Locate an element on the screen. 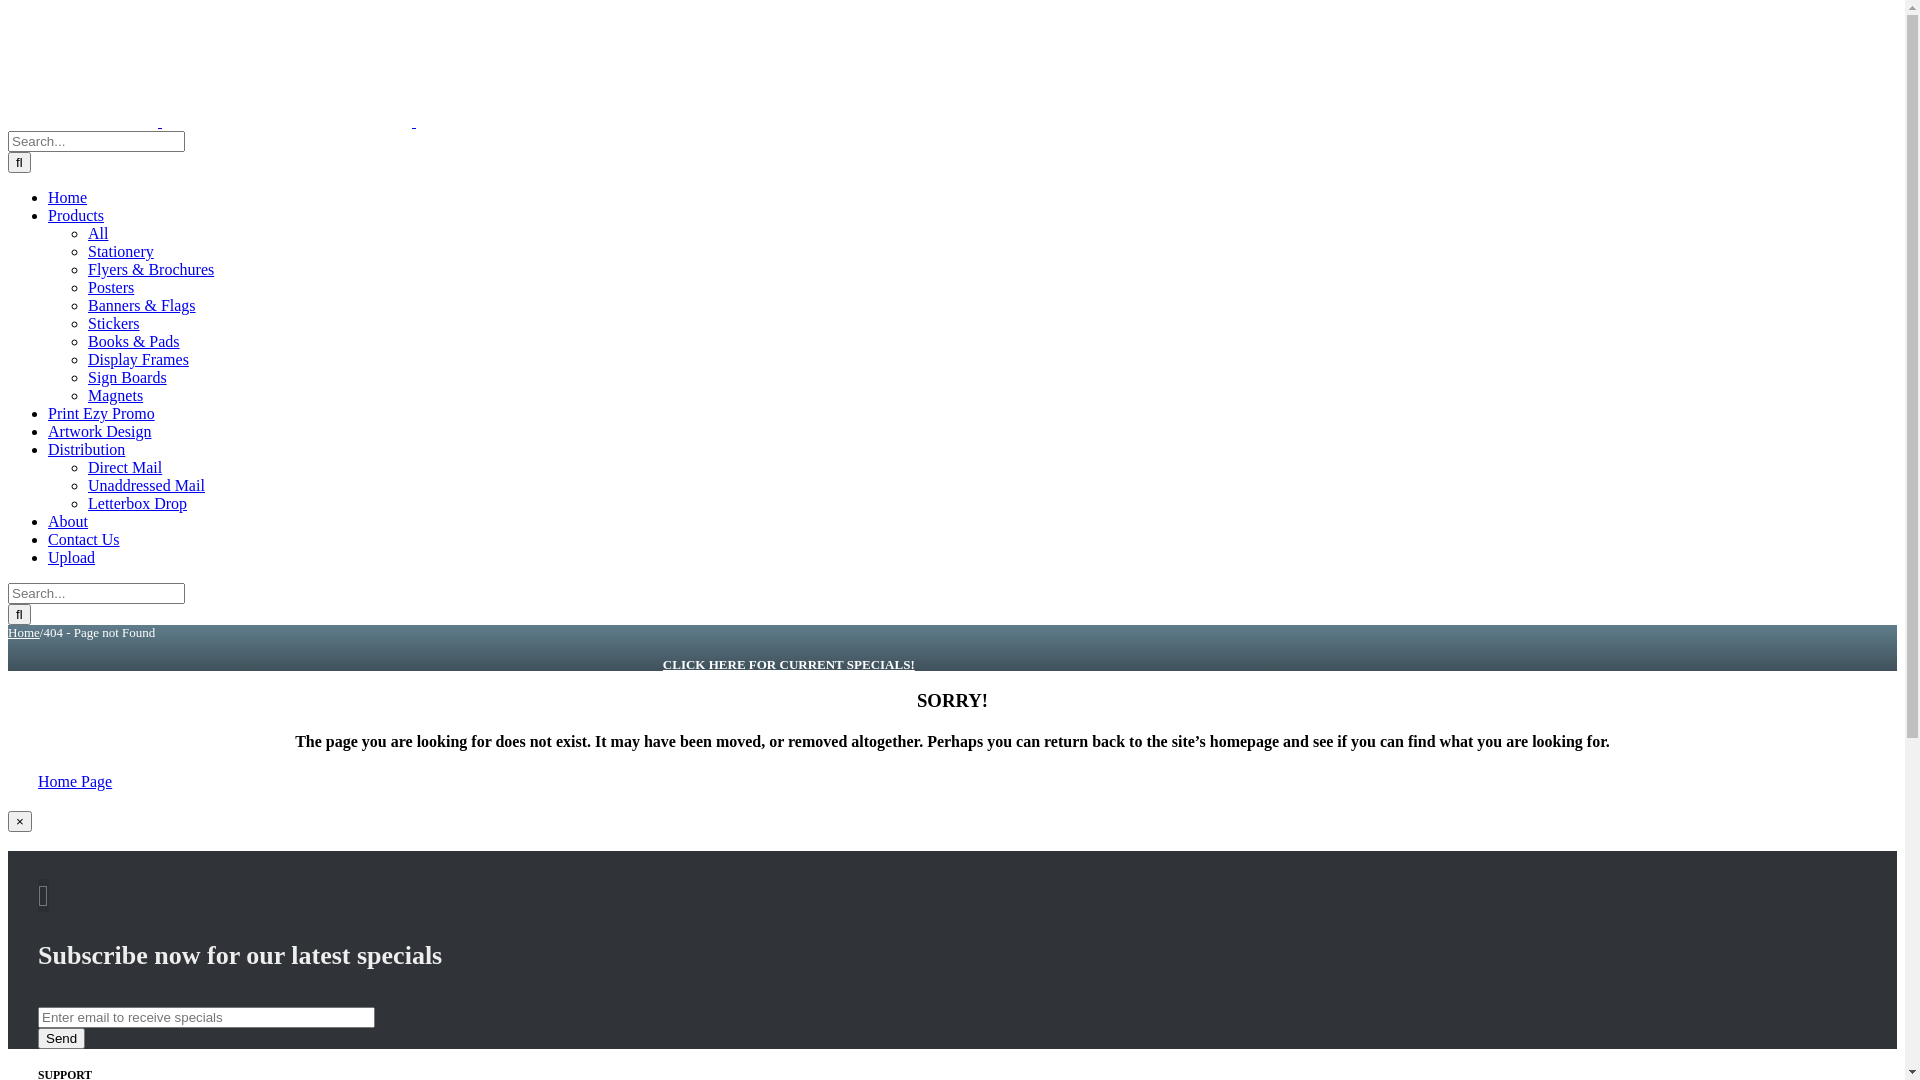  'Sign Boards' is located at coordinates (86, 377).